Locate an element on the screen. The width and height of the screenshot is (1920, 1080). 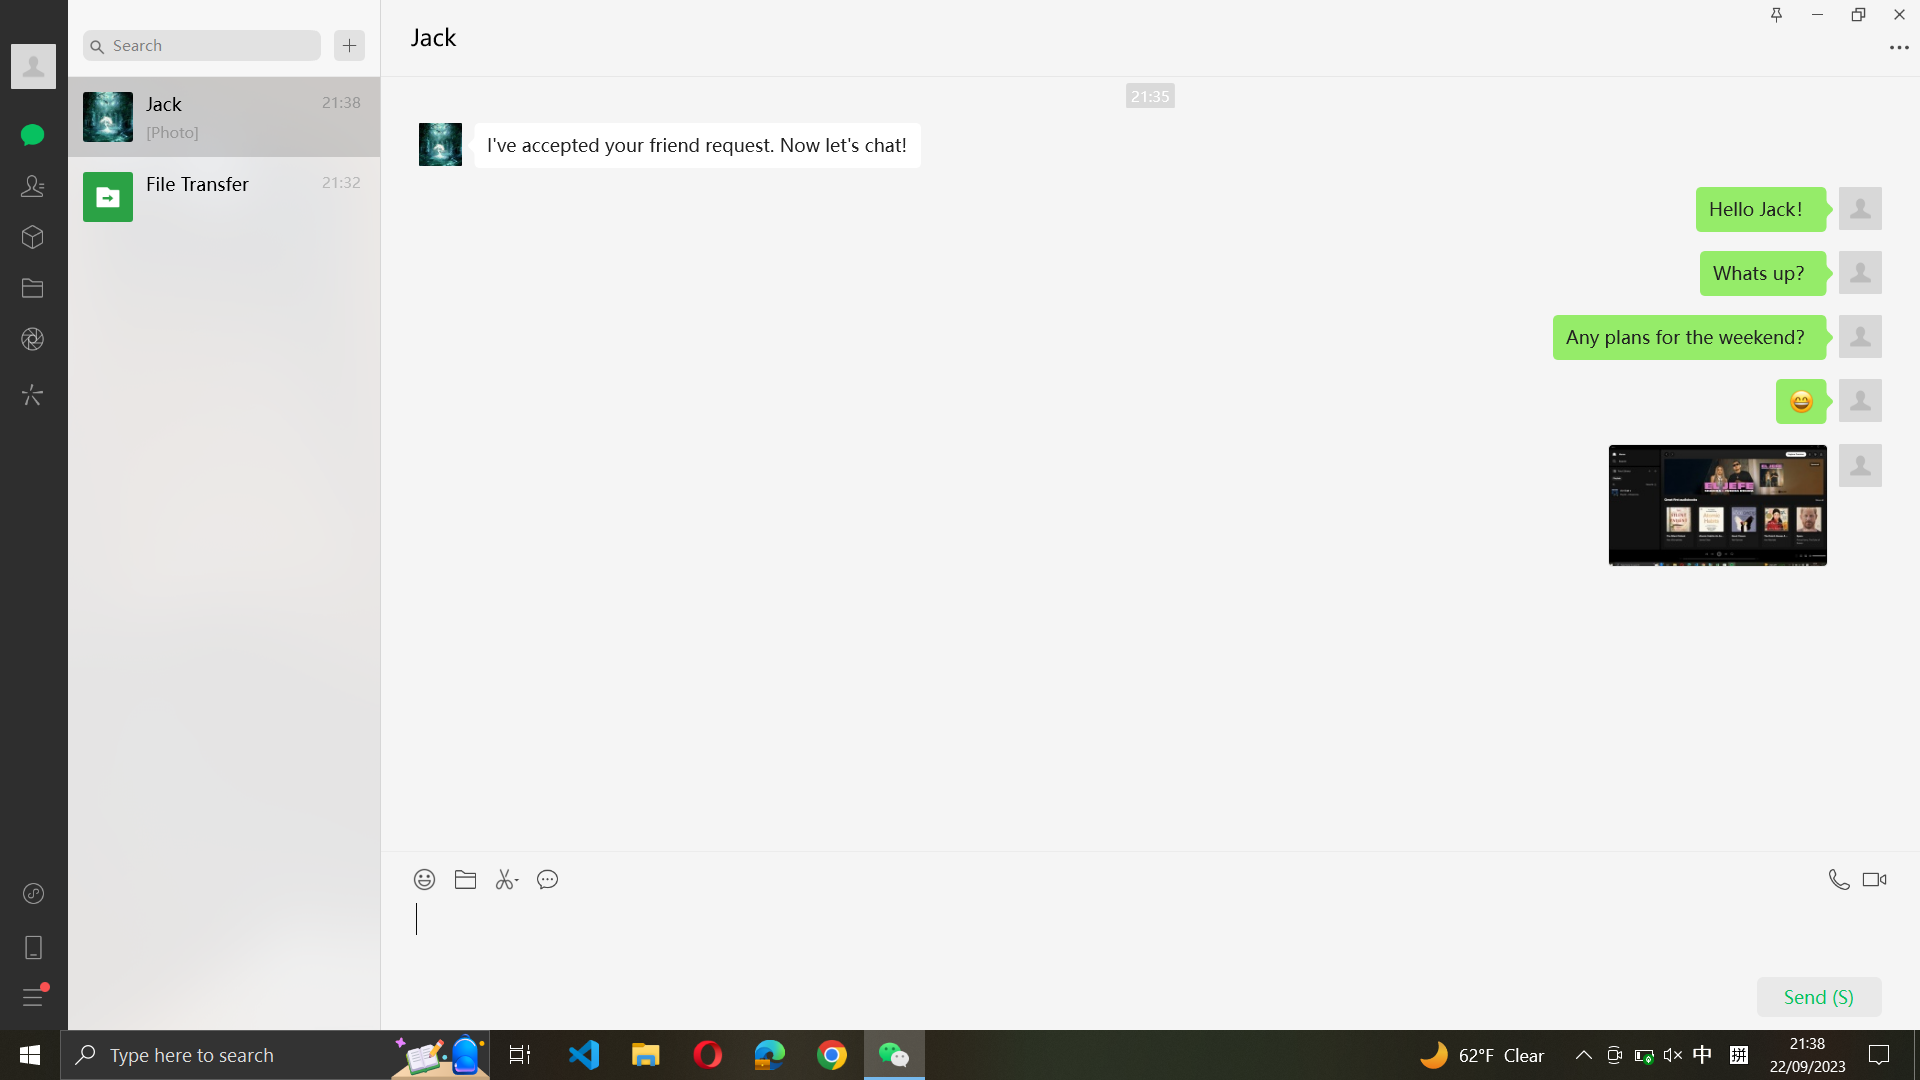
Jump to the earlier messages in the chat box with Jack is located at coordinates (1150, 465).